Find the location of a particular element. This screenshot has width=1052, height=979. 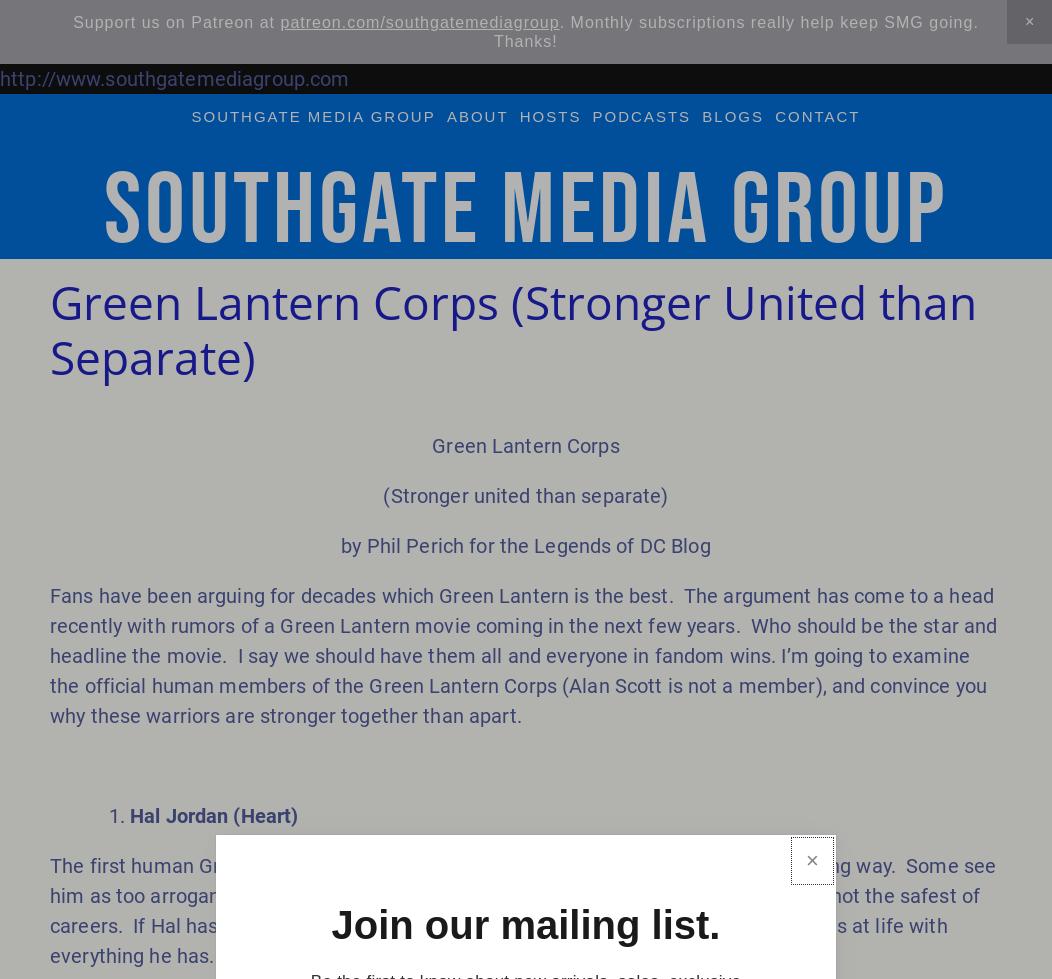

'Support us on Patreon at' is located at coordinates (176, 21).